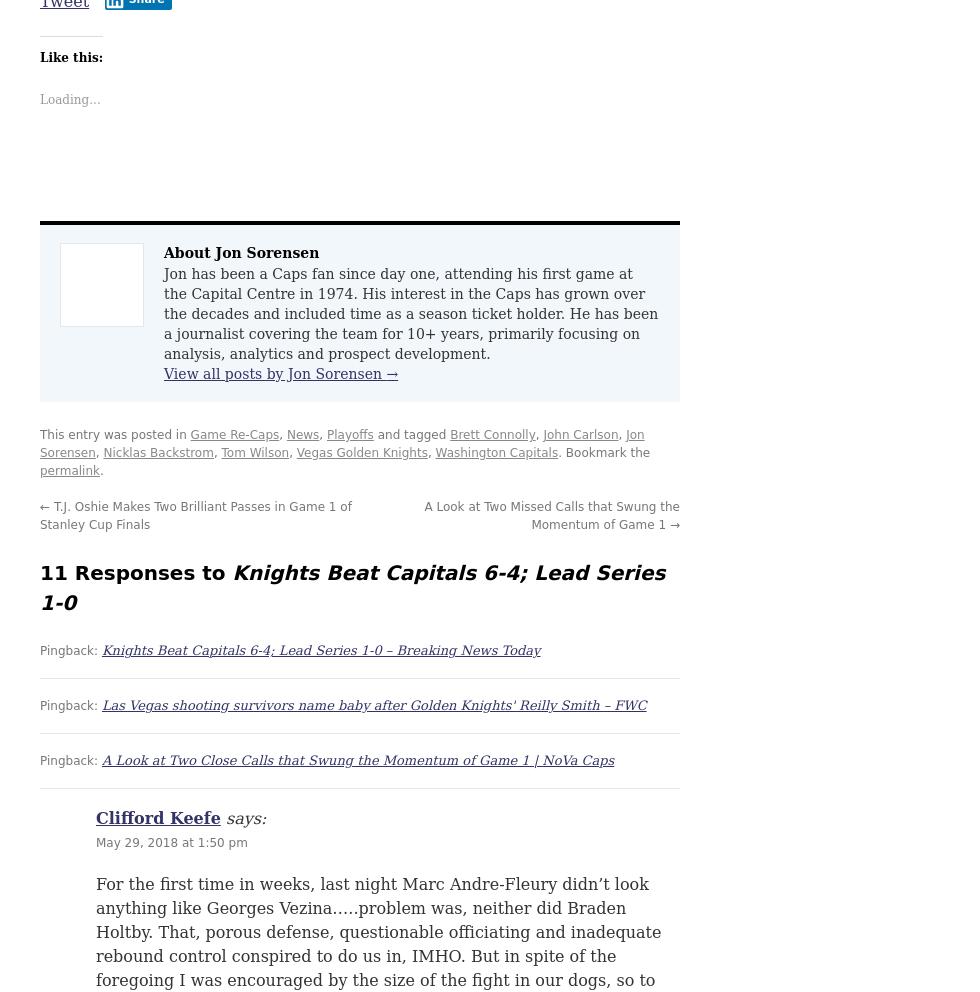  I want to click on 'A Look at Two Close Calls that Swung the Momentum of Game 1 | NoVa Caps', so click(101, 759).